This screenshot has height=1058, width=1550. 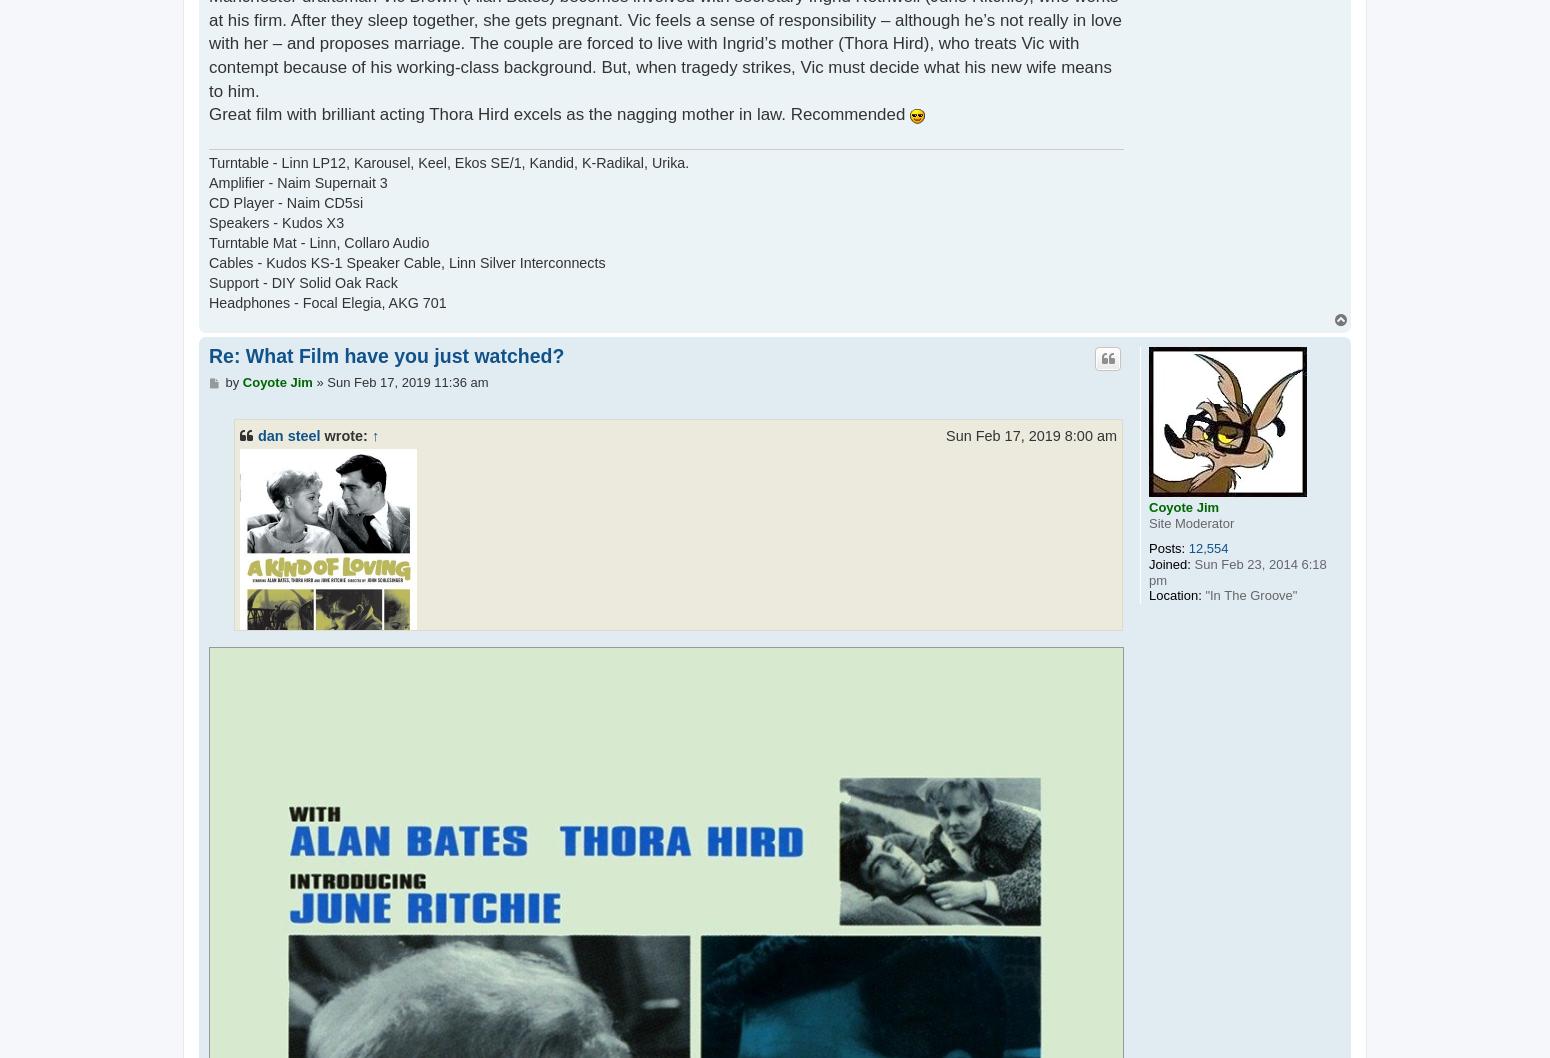 I want to click on 'Cables - Kudos KS-1 Speaker Cable, Linn Silver Interconnects', so click(x=207, y=263).